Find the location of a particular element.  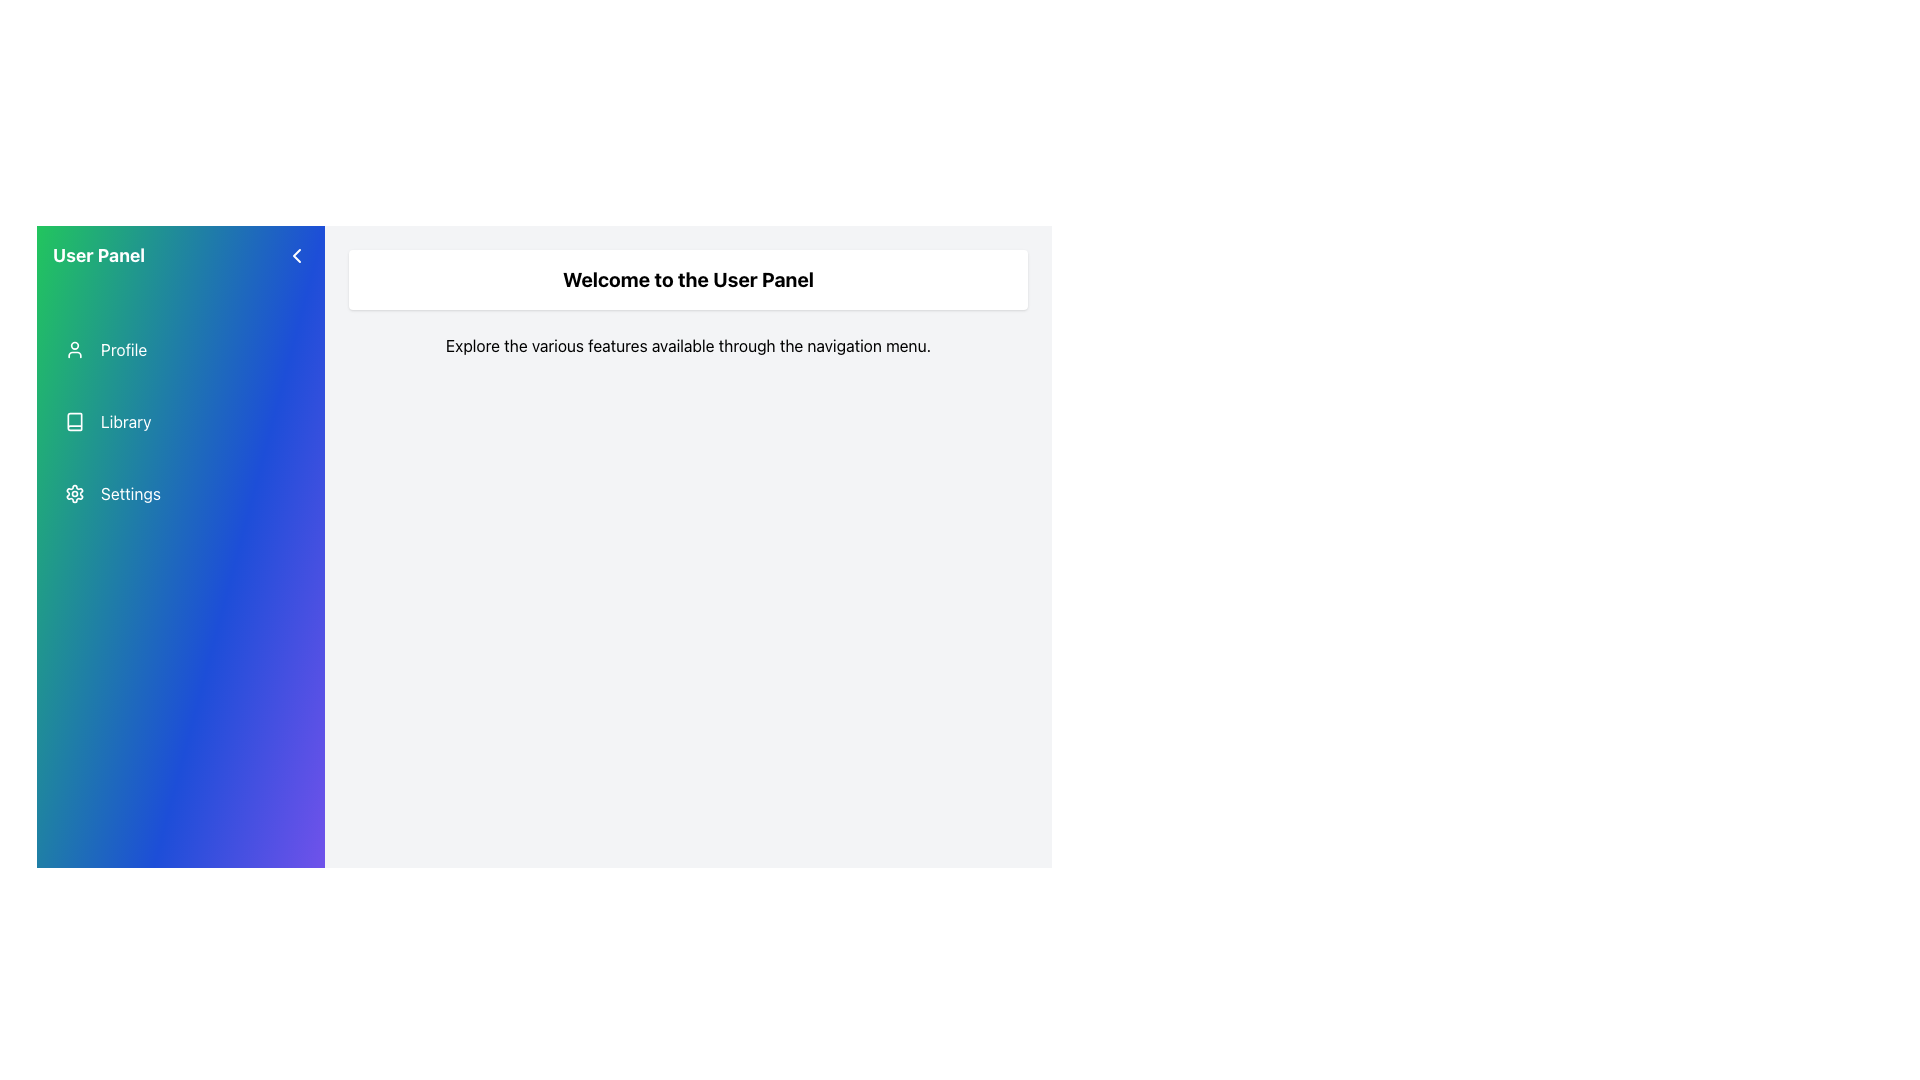

the book-shaped icon located in the left-hand navigation menu beside the 'Library' text label is located at coordinates (75, 420).